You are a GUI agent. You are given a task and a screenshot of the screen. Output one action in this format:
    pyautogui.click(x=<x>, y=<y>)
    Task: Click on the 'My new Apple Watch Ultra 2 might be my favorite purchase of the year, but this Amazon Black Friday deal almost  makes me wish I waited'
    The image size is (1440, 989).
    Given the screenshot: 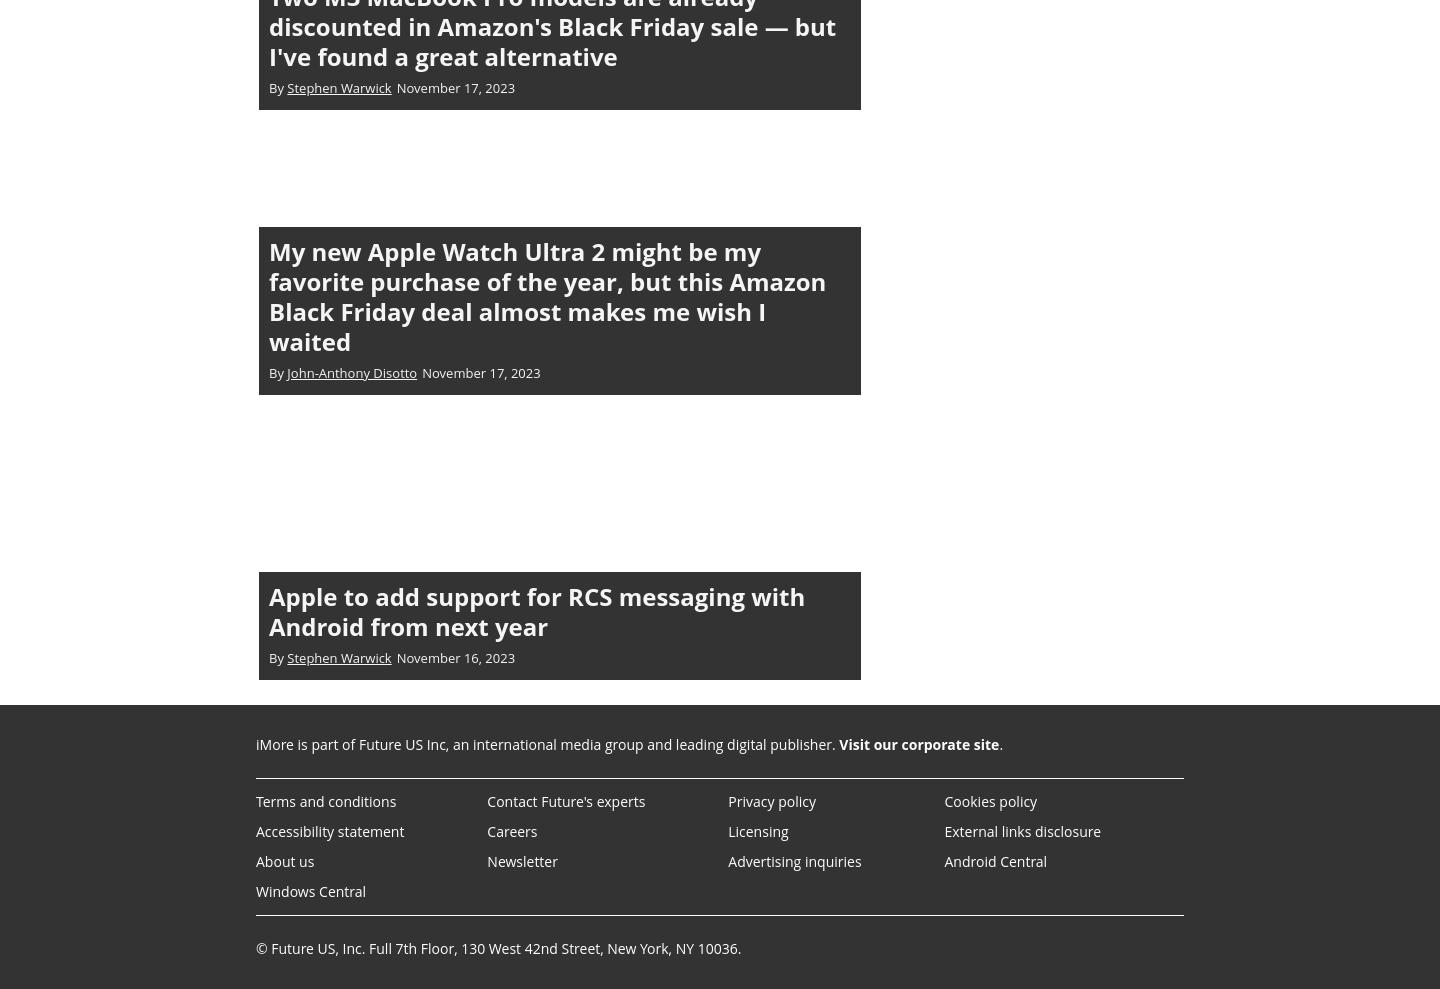 What is the action you would take?
    pyautogui.click(x=547, y=295)
    